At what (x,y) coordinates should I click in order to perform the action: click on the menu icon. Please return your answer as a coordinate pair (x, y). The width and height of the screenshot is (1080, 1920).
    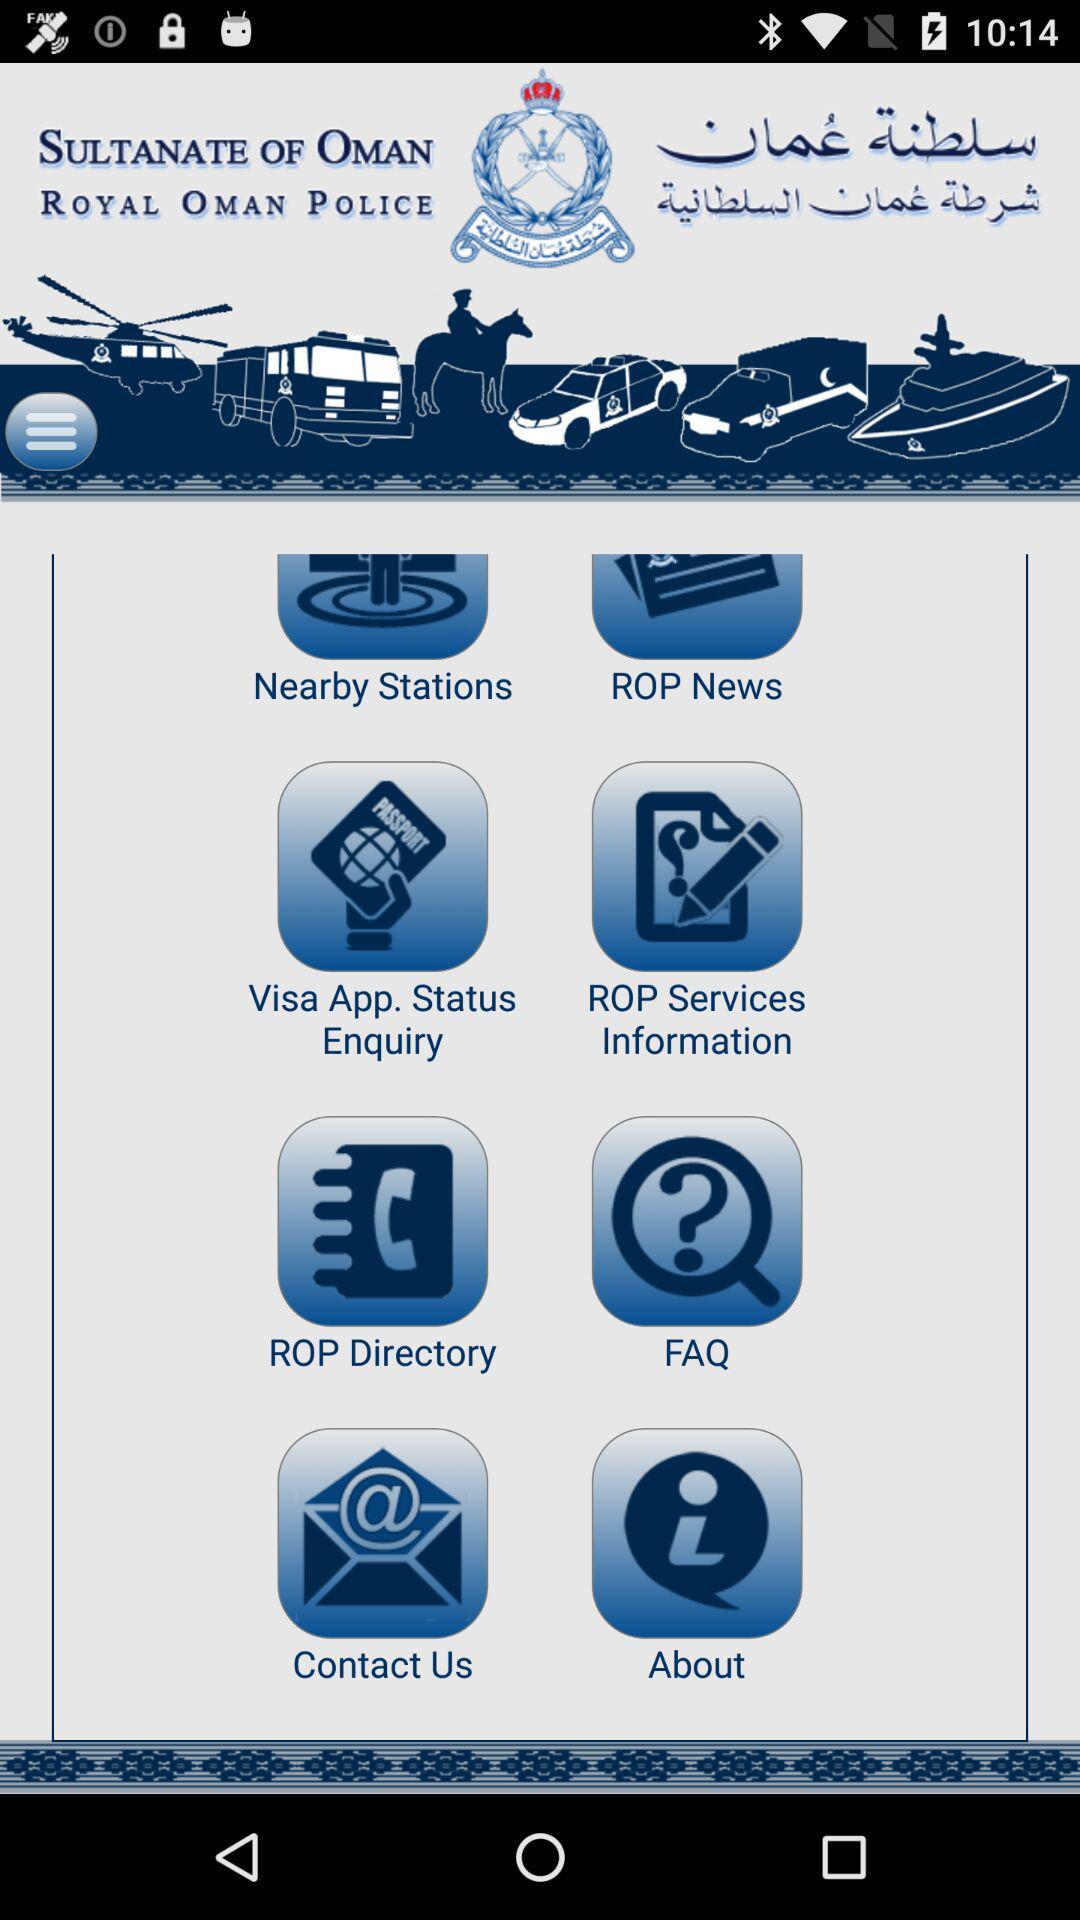
    Looking at the image, I should click on (50, 460).